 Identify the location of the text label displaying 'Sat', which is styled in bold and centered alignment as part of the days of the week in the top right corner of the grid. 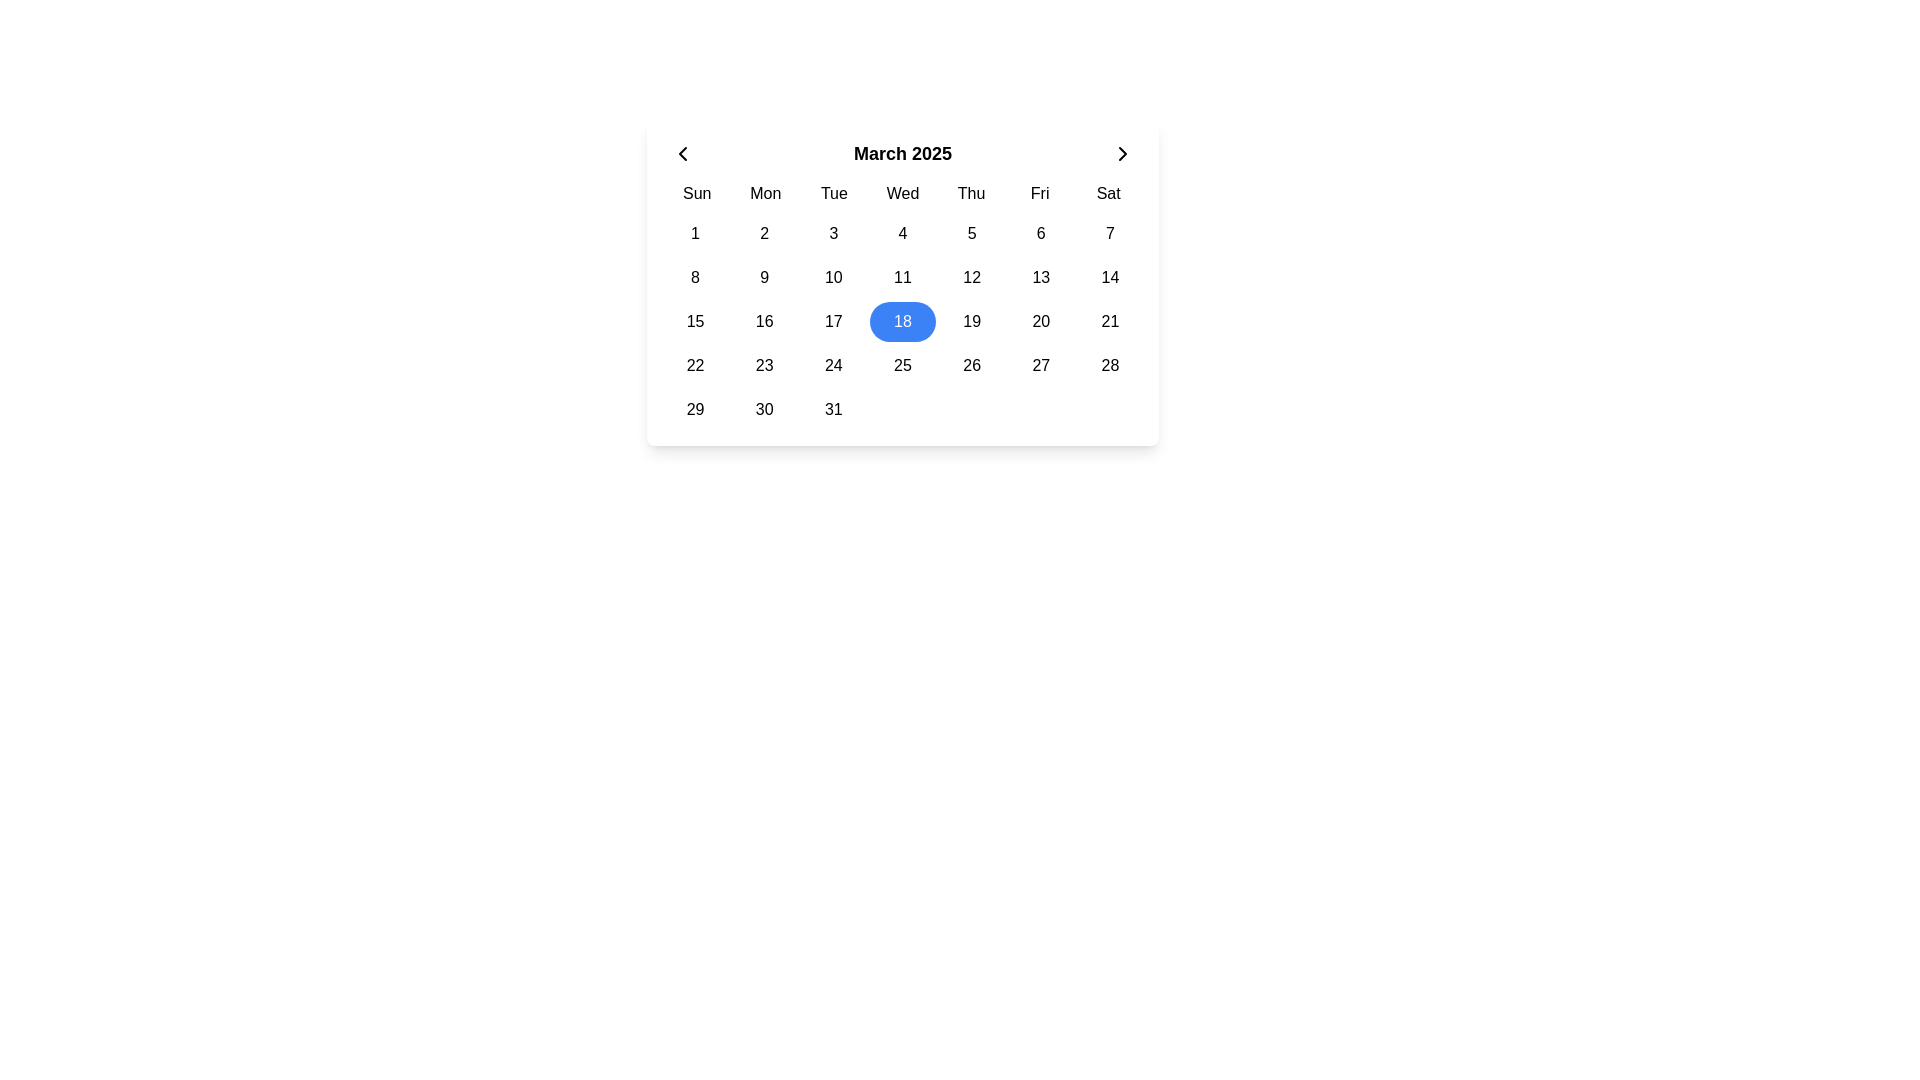
(1107, 193).